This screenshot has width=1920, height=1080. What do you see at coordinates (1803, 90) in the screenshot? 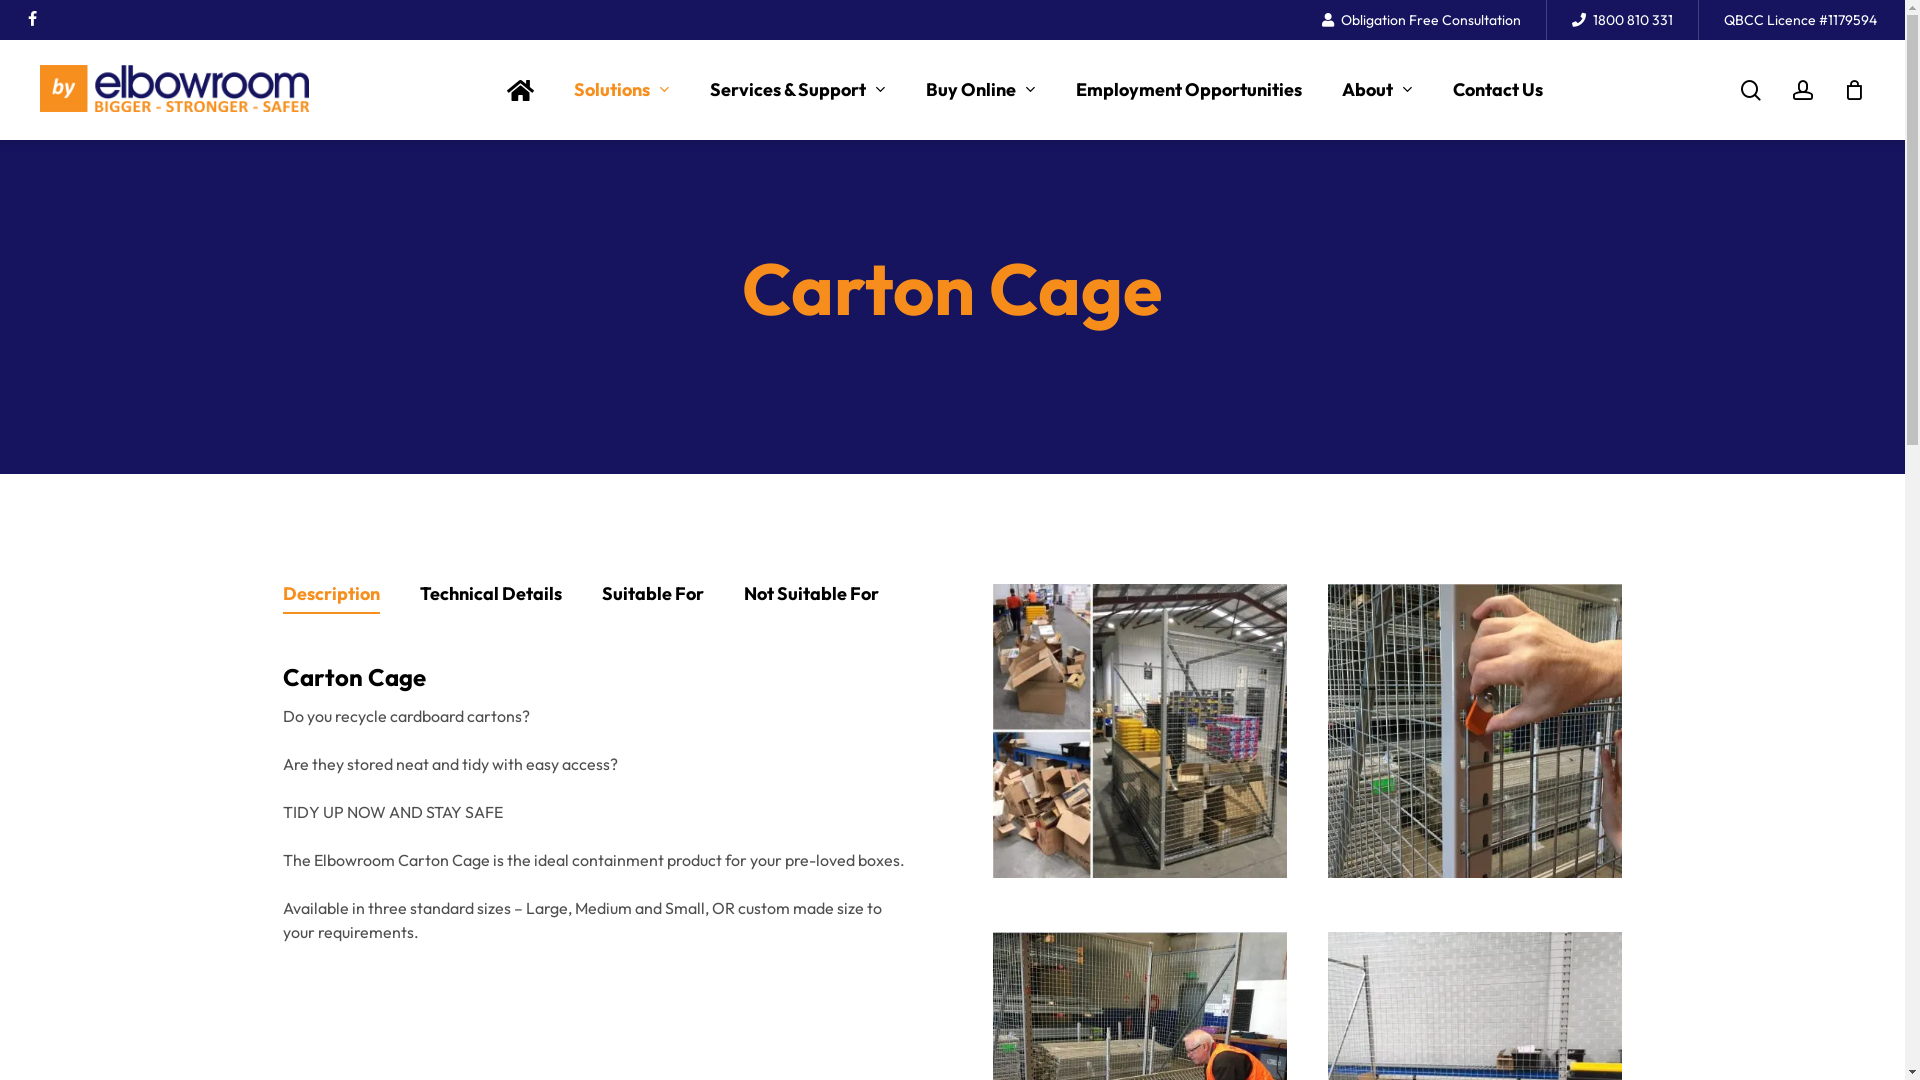
I see `'account'` at bounding box center [1803, 90].